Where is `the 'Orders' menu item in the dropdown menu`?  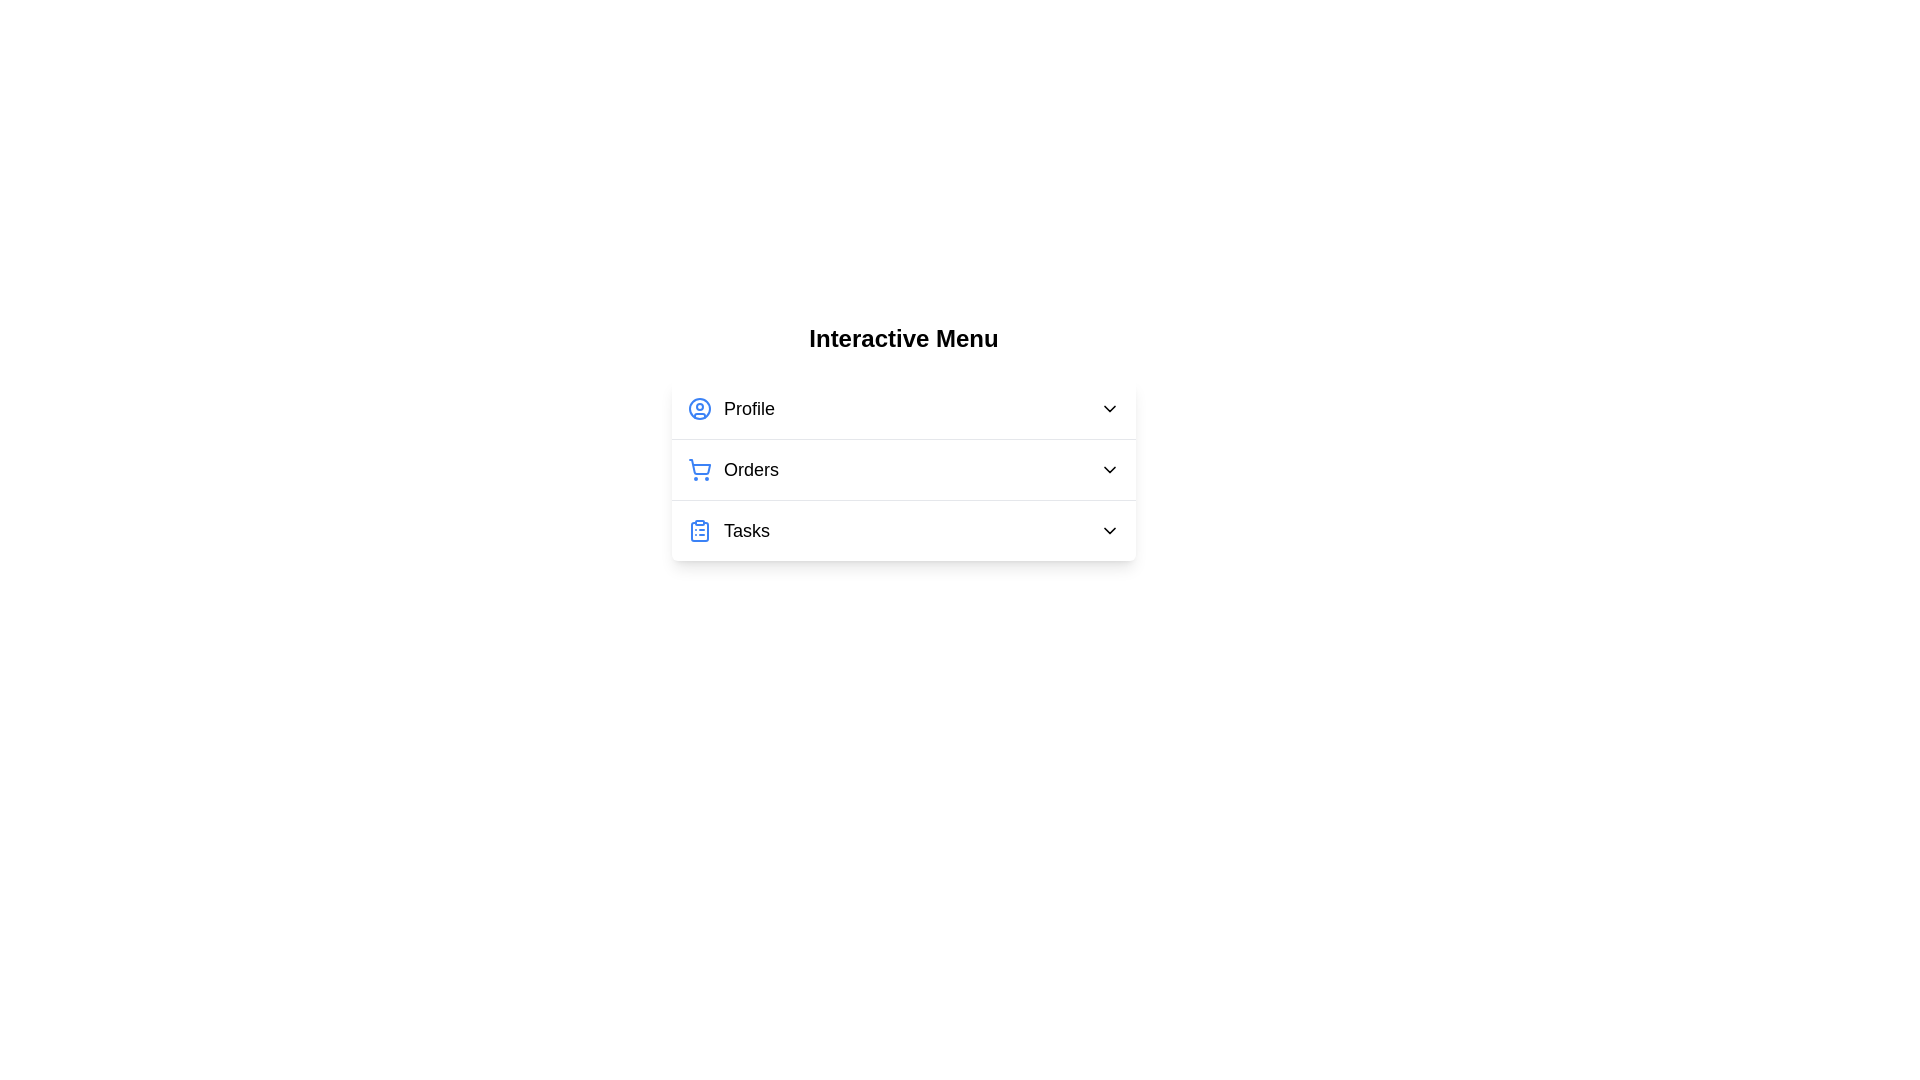 the 'Orders' menu item in the dropdown menu is located at coordinates (902, 469).